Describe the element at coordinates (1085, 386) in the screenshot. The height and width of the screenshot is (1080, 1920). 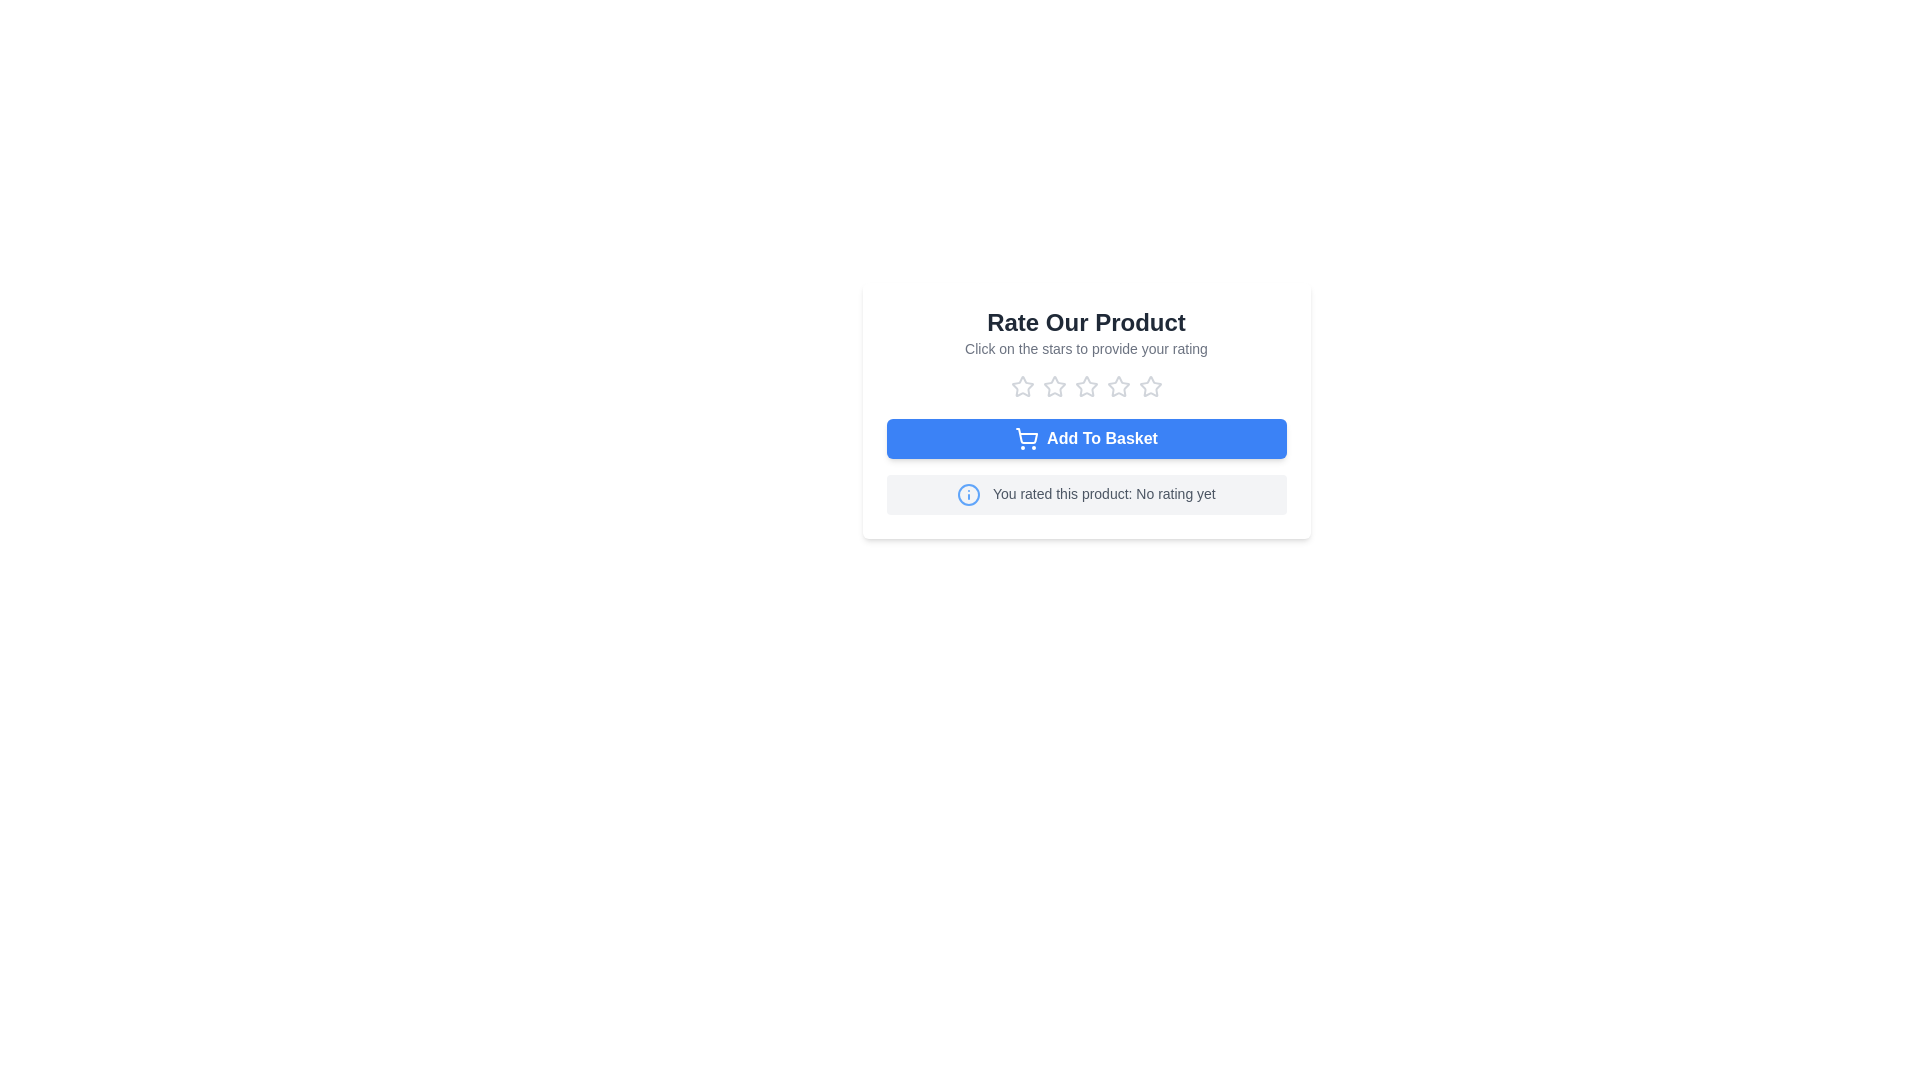
I see `the second star icon in the horizontal rating feature` at that location.